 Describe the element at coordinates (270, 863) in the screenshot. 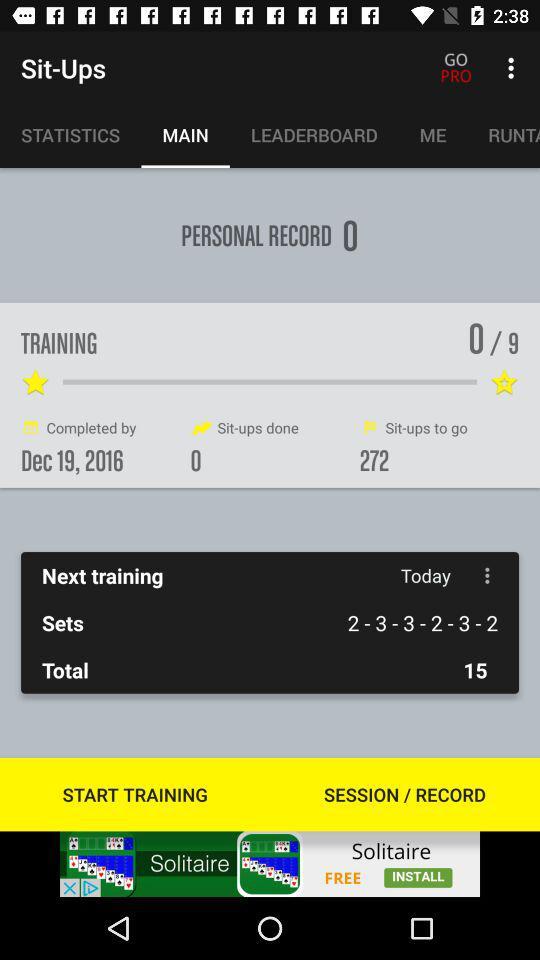

I see `visit sponsor advertisement` at that location.